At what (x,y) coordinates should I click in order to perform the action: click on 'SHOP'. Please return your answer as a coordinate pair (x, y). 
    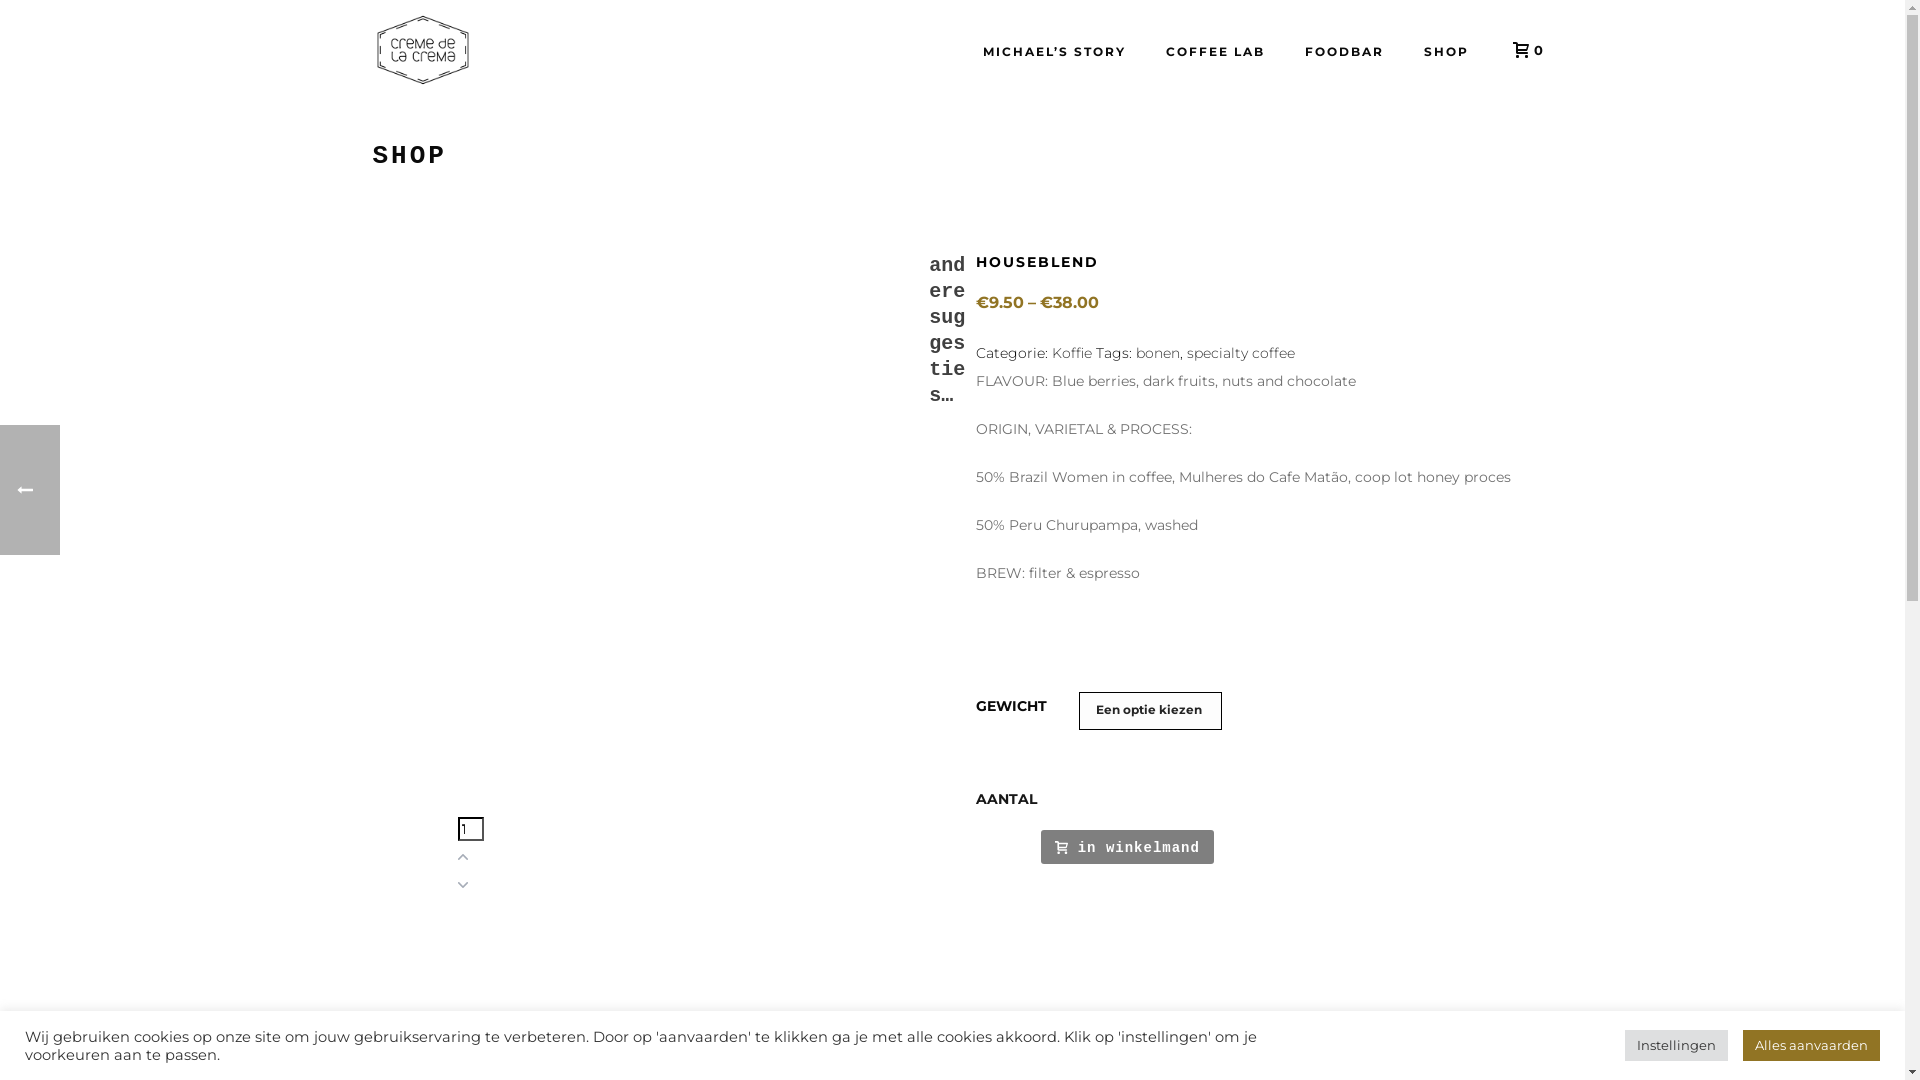
    Looking at the image, I should click on (1446, 49).